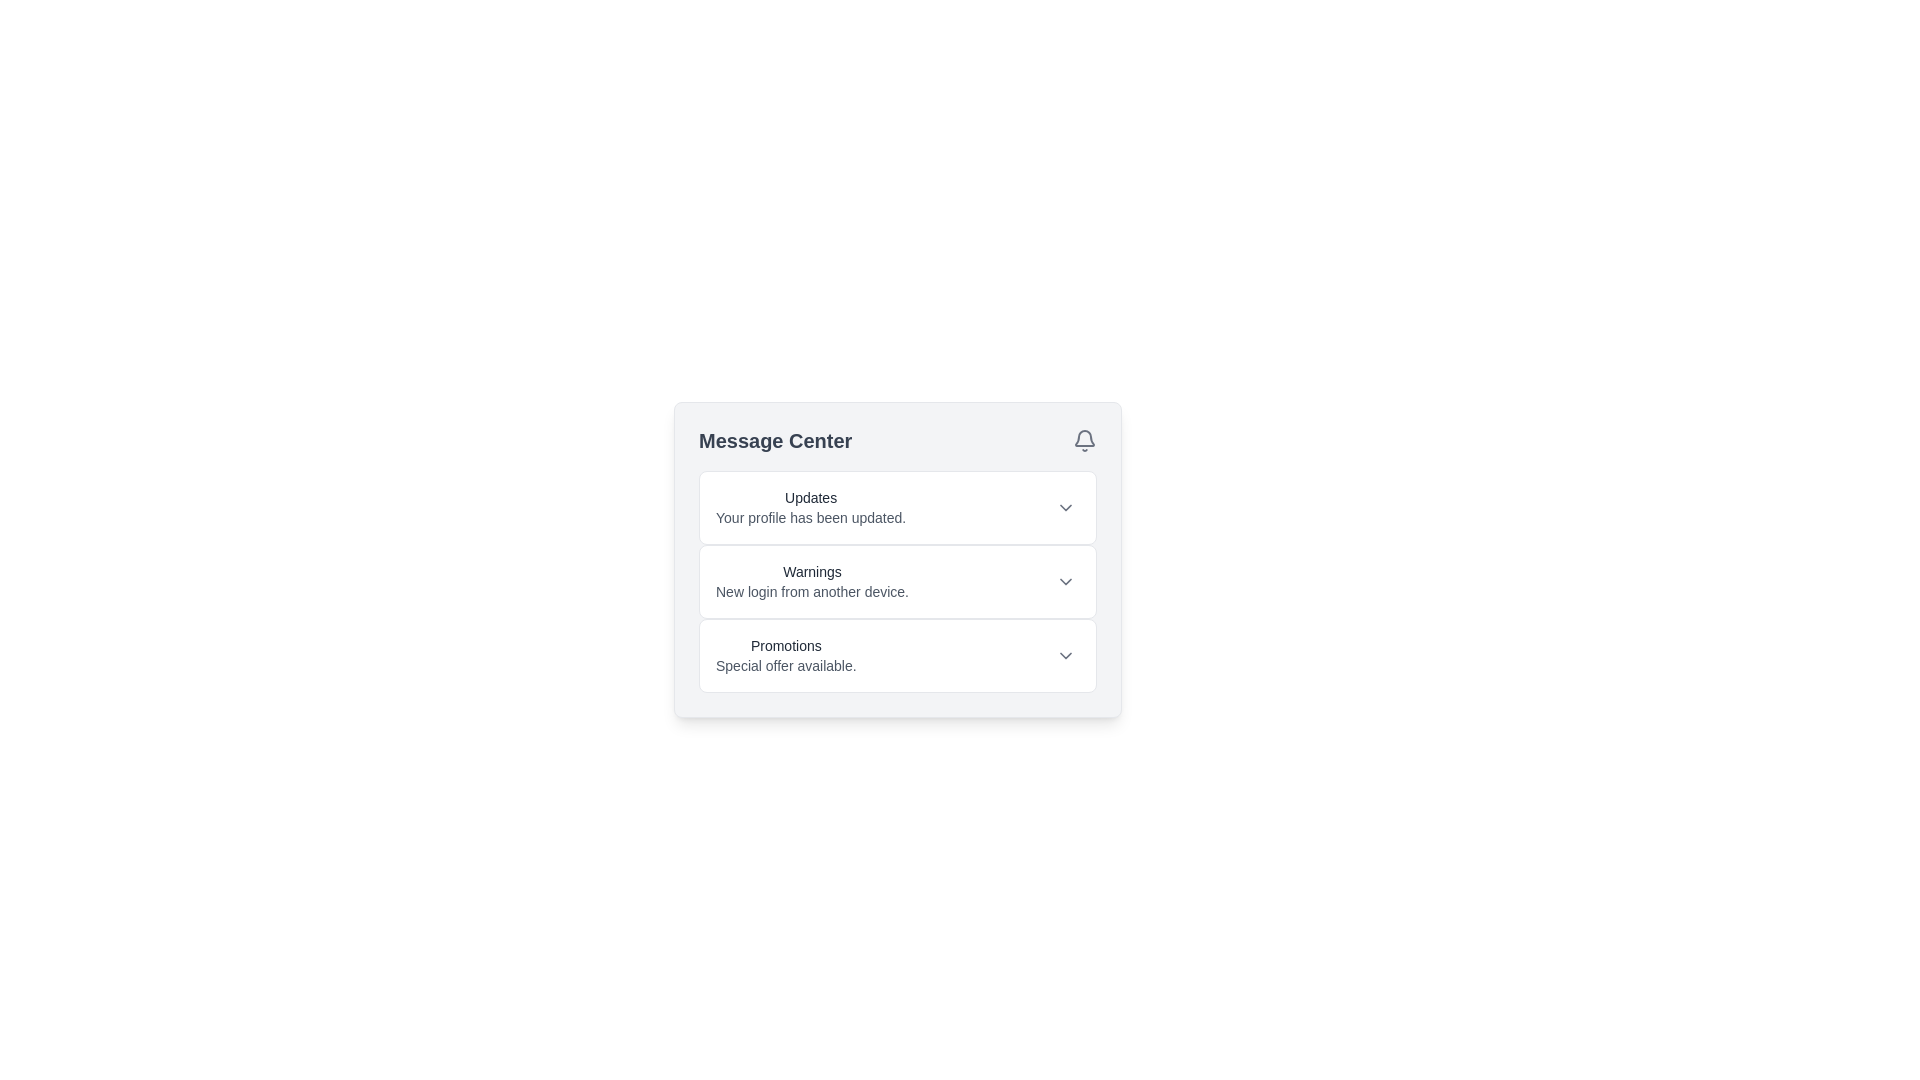  I want to click on the collapsible section header for notifications, so click(896, 507).